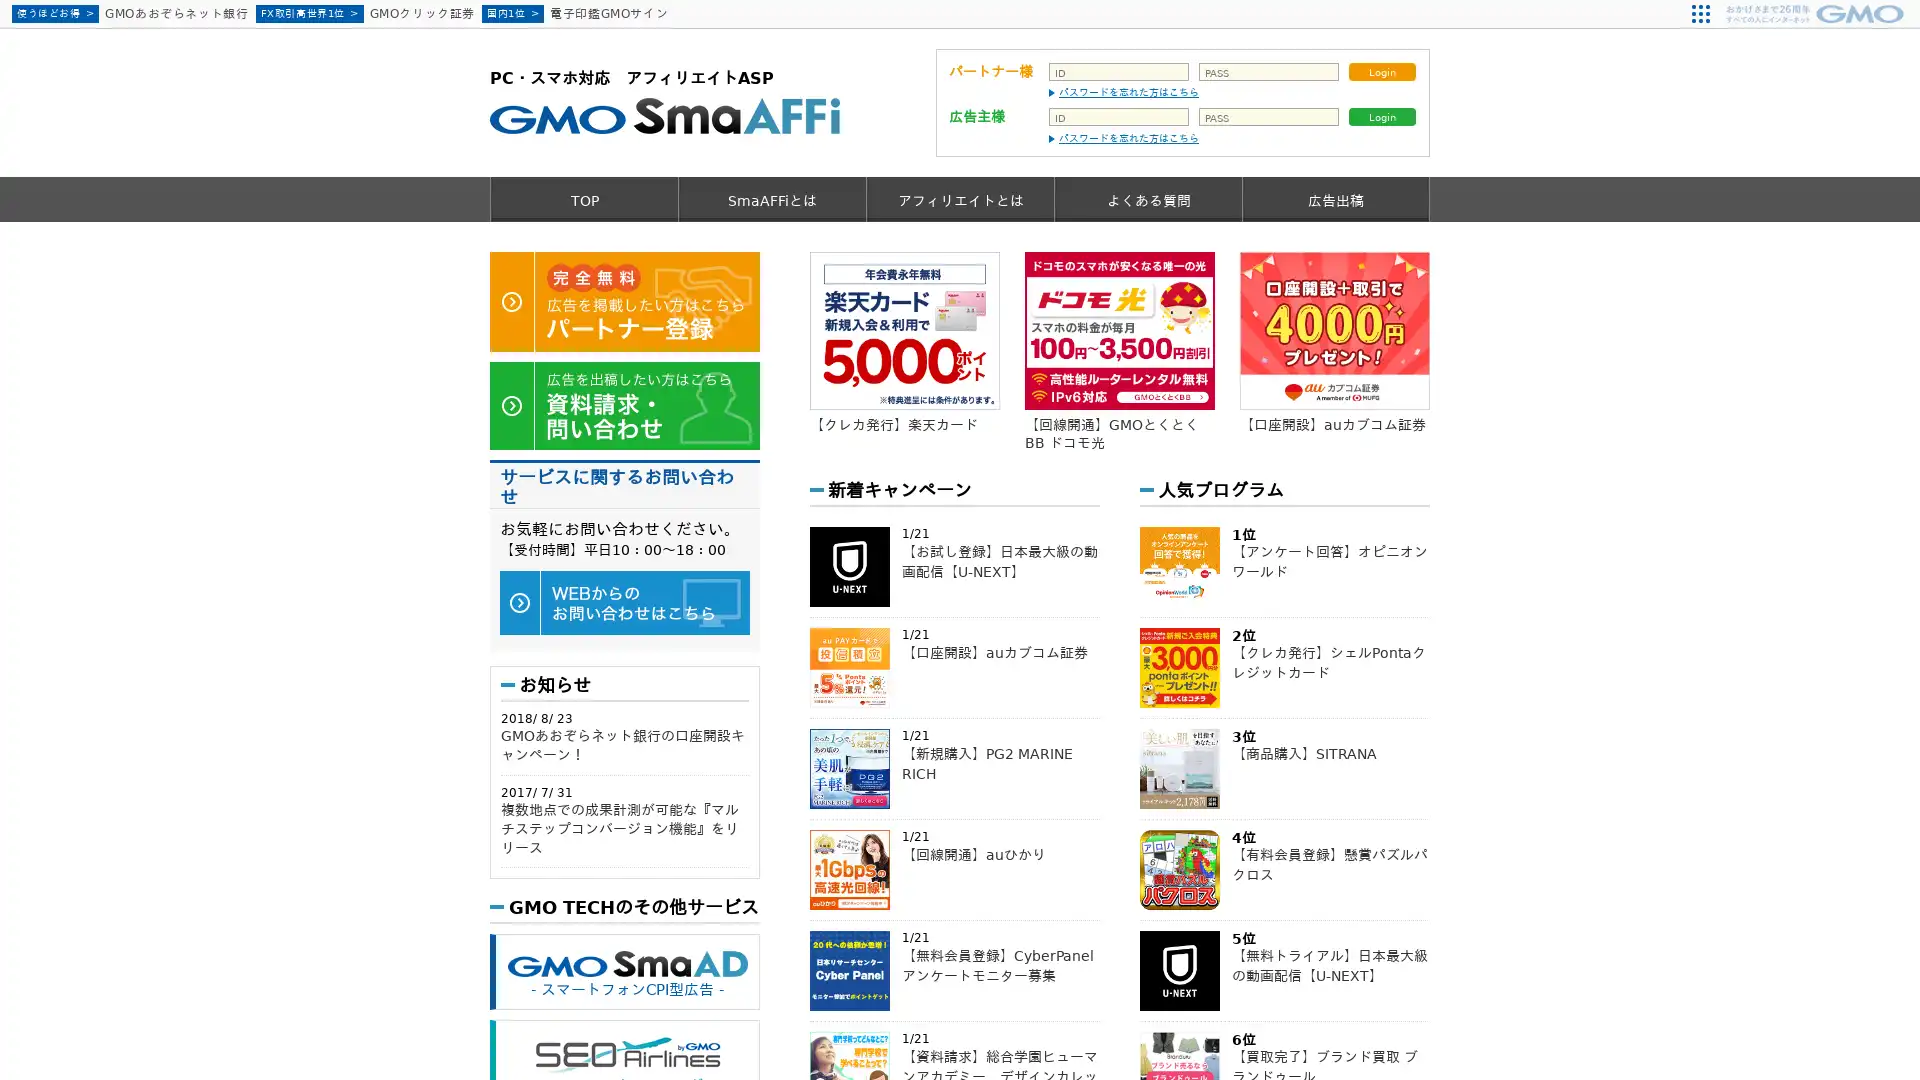  What do you see at coordinates (1381, 116) in the screenshot?
I see `Login` at bounding box center [1381, 116].